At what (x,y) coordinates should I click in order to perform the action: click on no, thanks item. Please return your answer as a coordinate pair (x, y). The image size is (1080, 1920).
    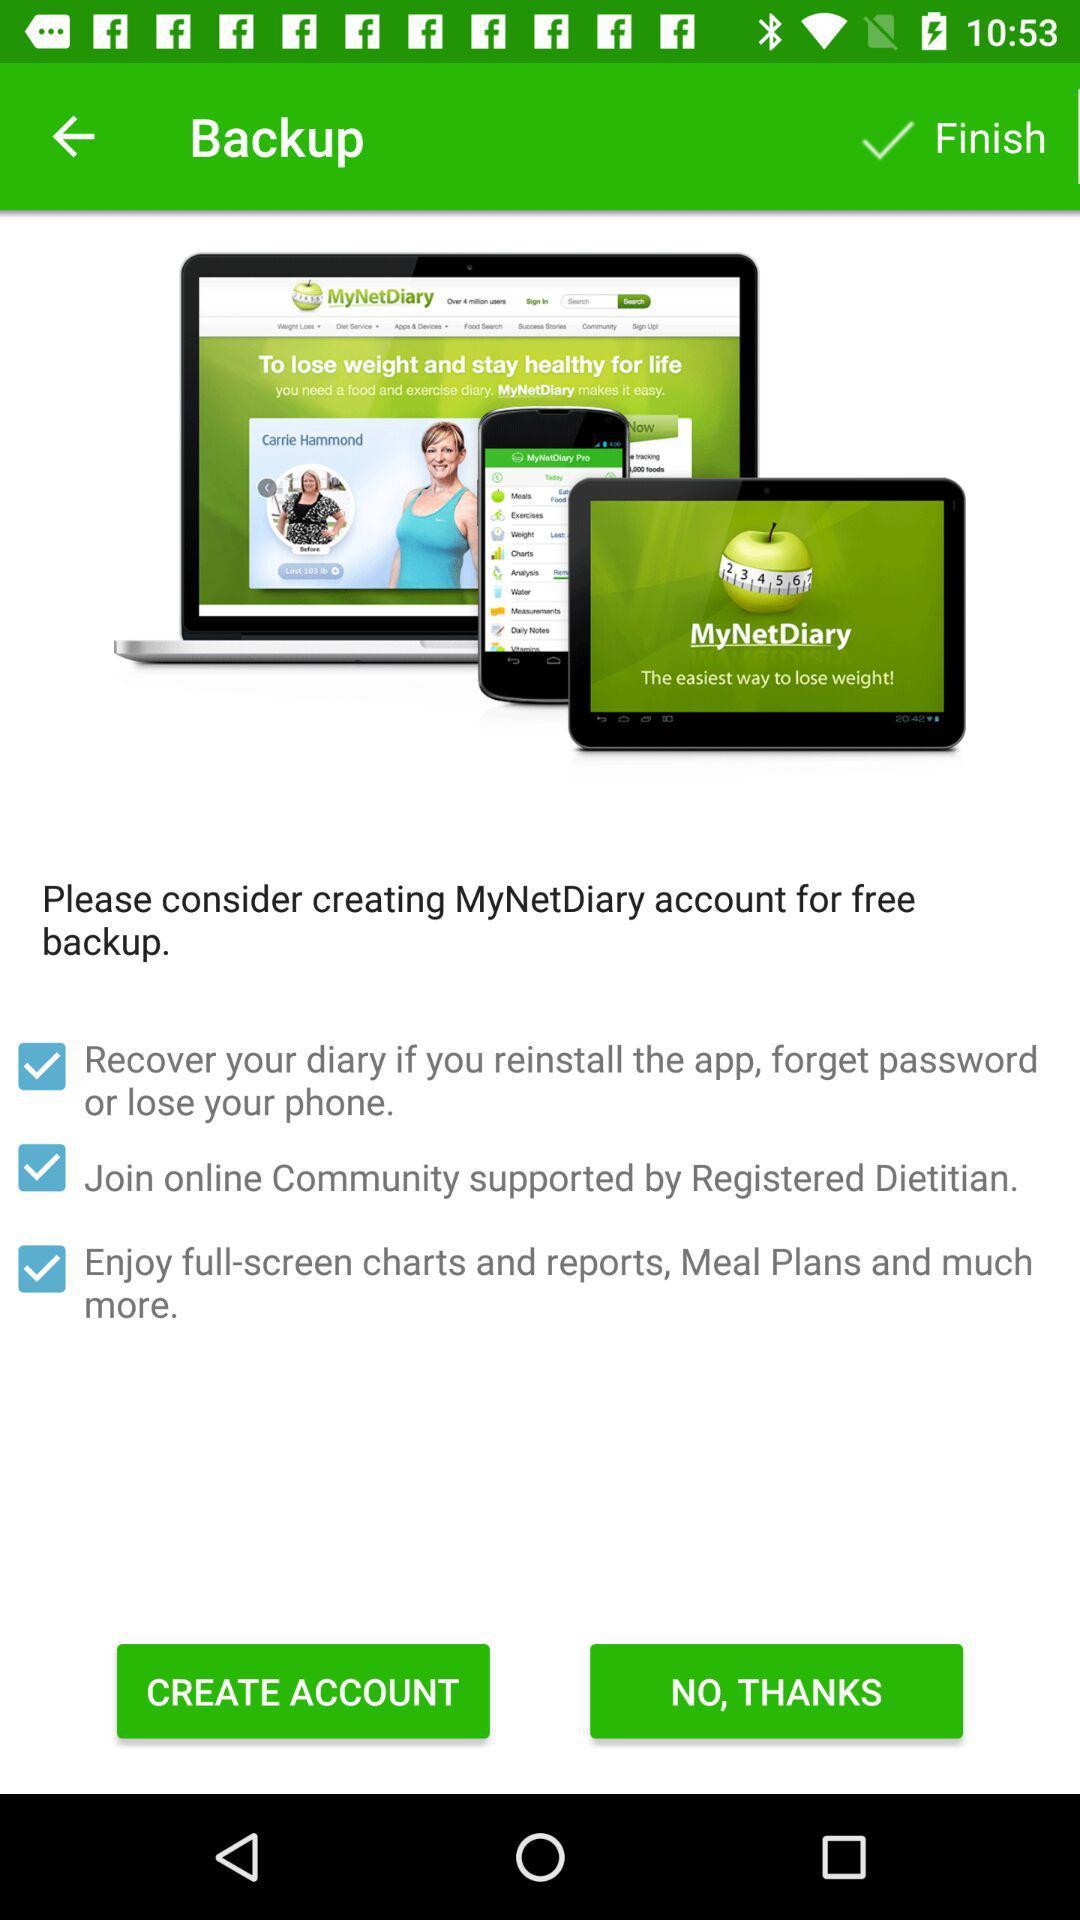
    Looking at the image, I should click on (775, 1690).